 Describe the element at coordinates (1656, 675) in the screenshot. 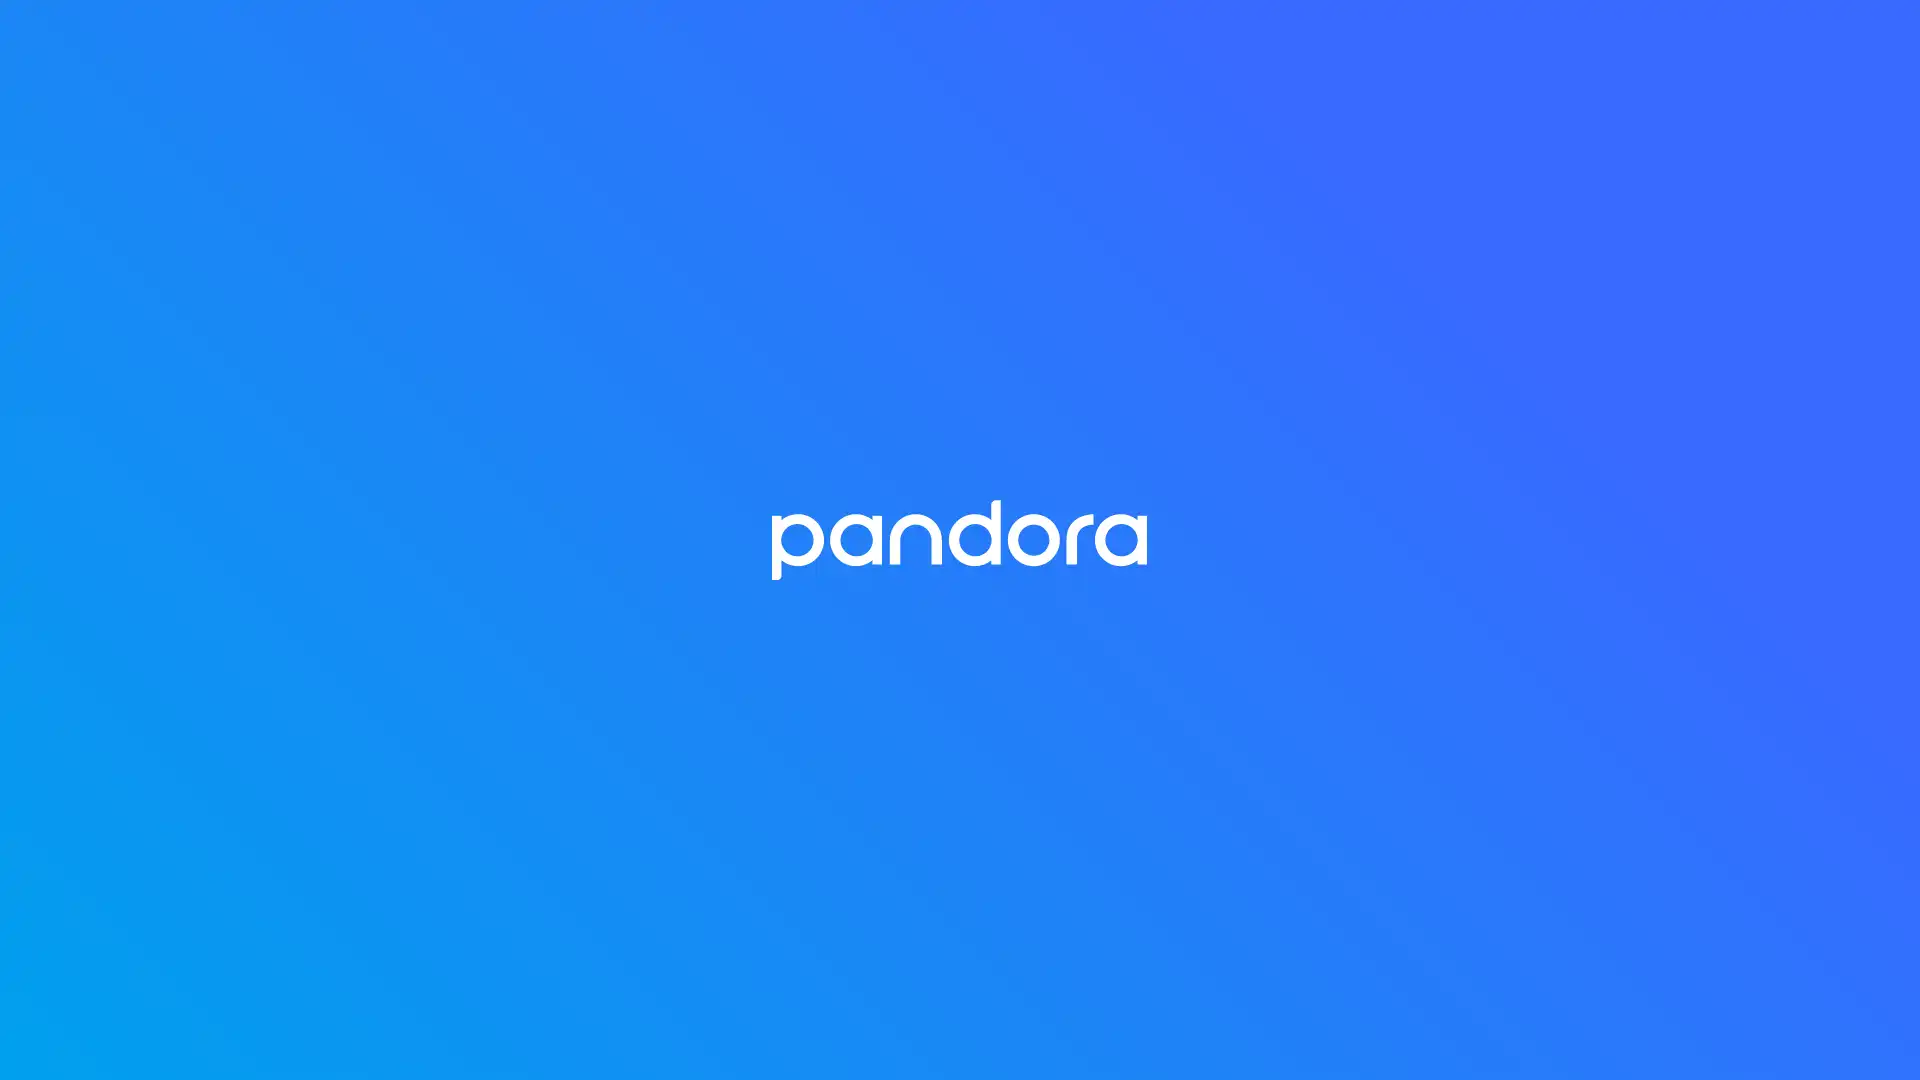

I see `32:25` at that location.